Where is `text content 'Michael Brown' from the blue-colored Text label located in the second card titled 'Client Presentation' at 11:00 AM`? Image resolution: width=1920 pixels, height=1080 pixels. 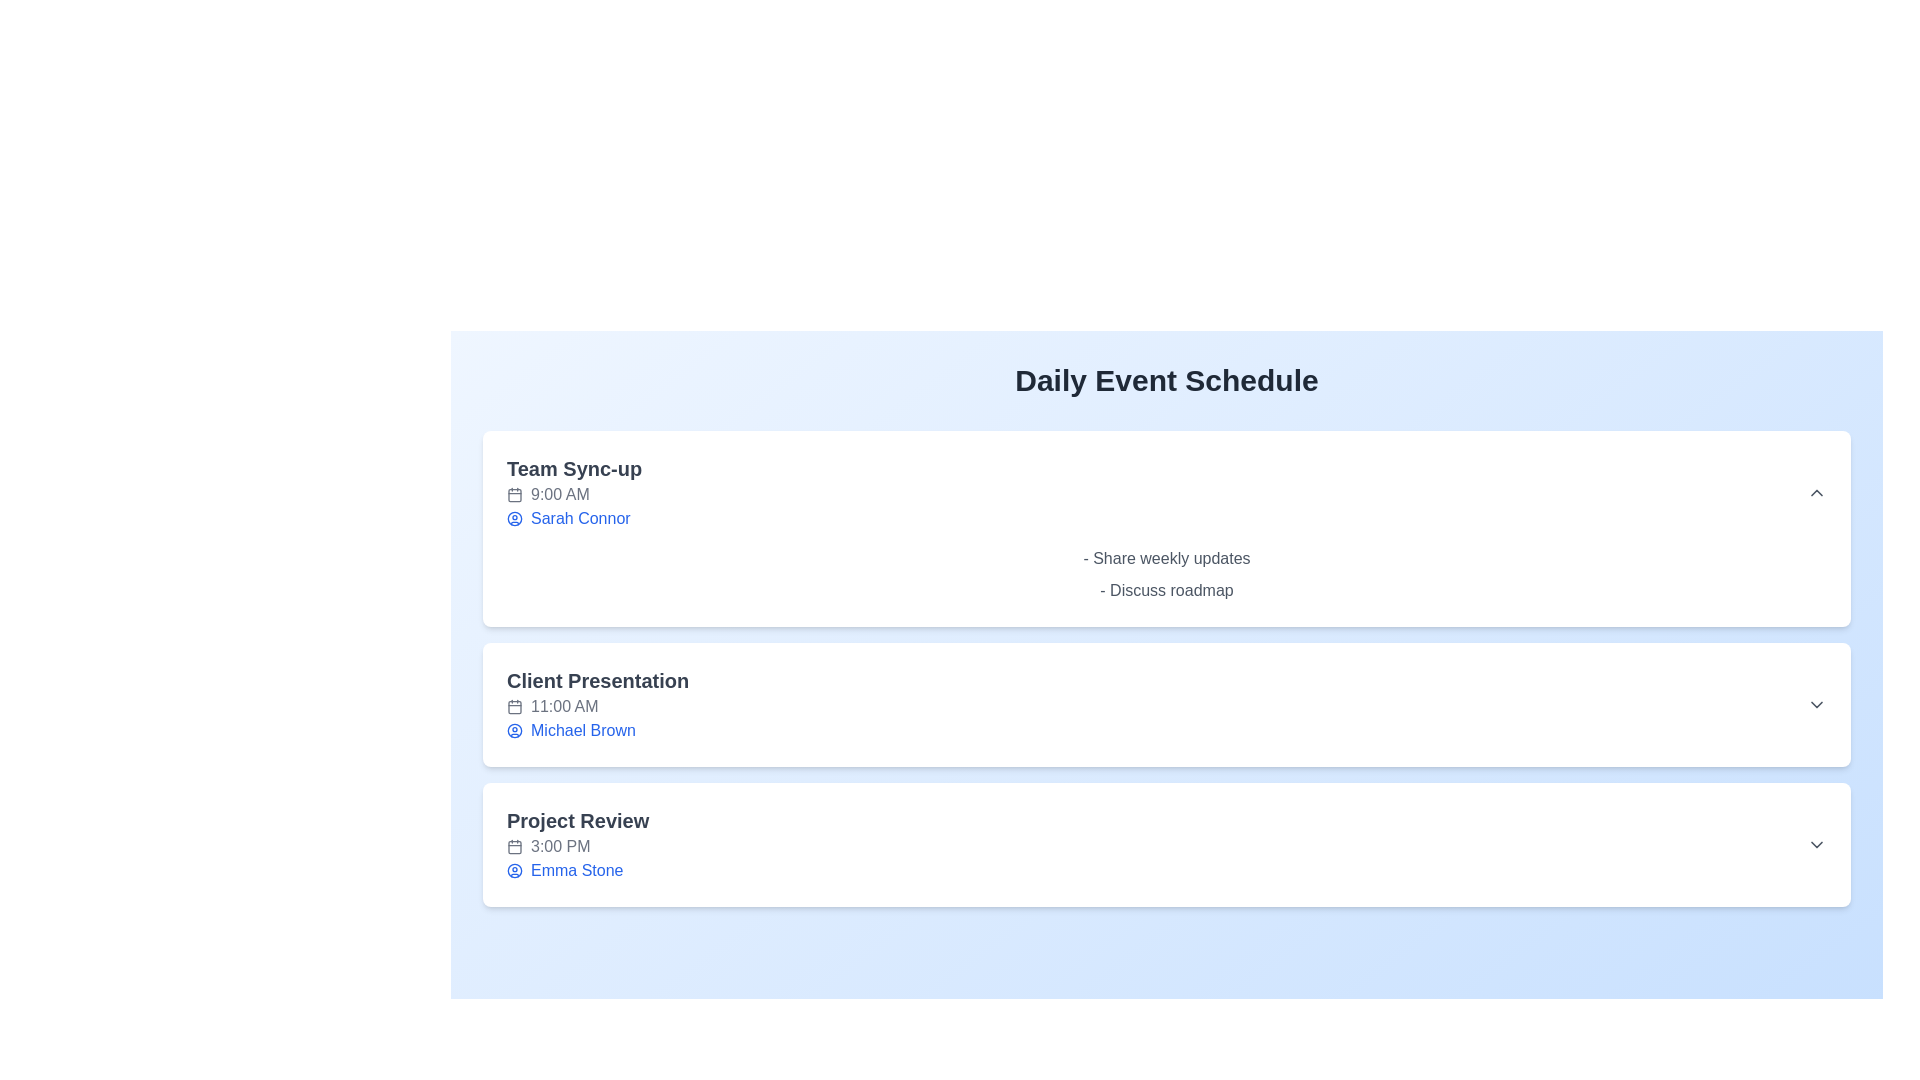
text content 'Michael Brown' from the blue-colored Text label located in the second card titled 'Client Presentation' at 11:00 AM is located at coordinates (582, 731).